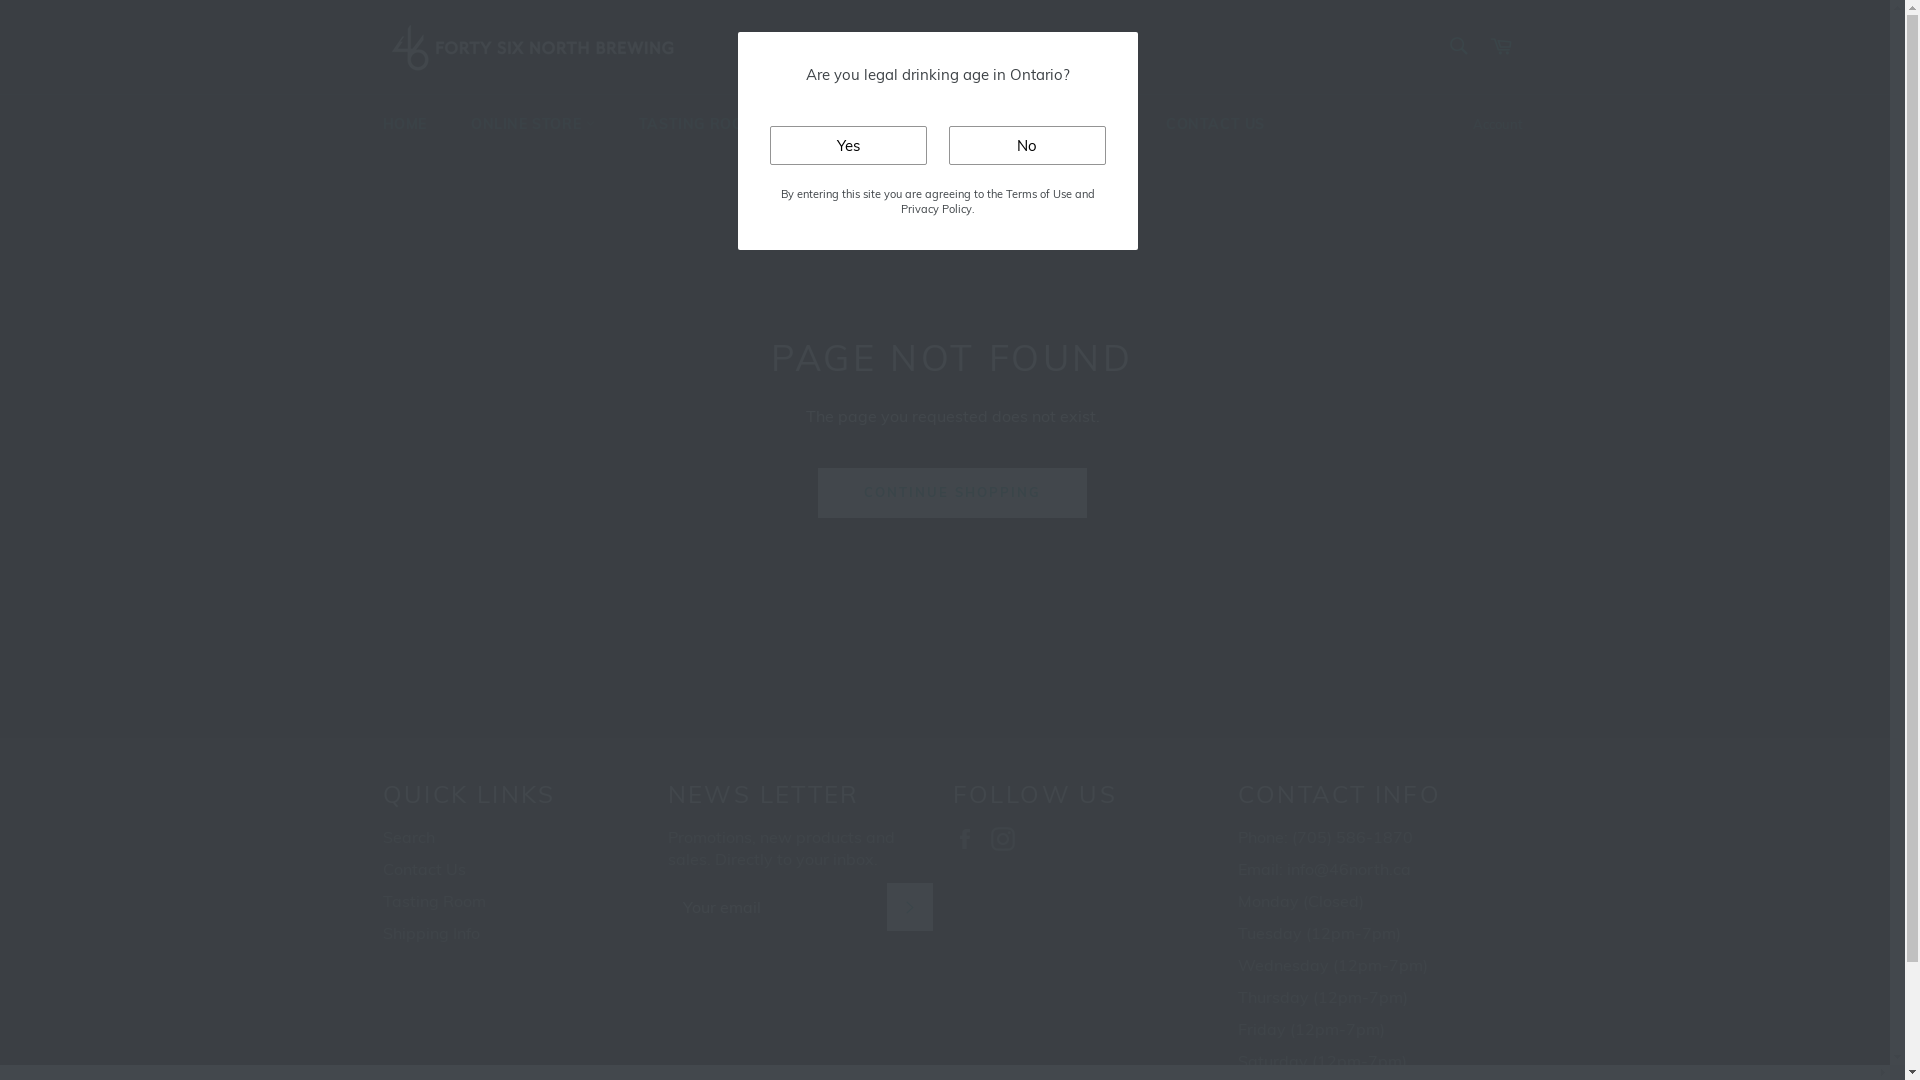 The width and height of the screenshot is (1920, 1080). Describe the element at coordinates (887, 124) in the screenshot. I see `'PRIVATE BOOKINGS'` at that location.